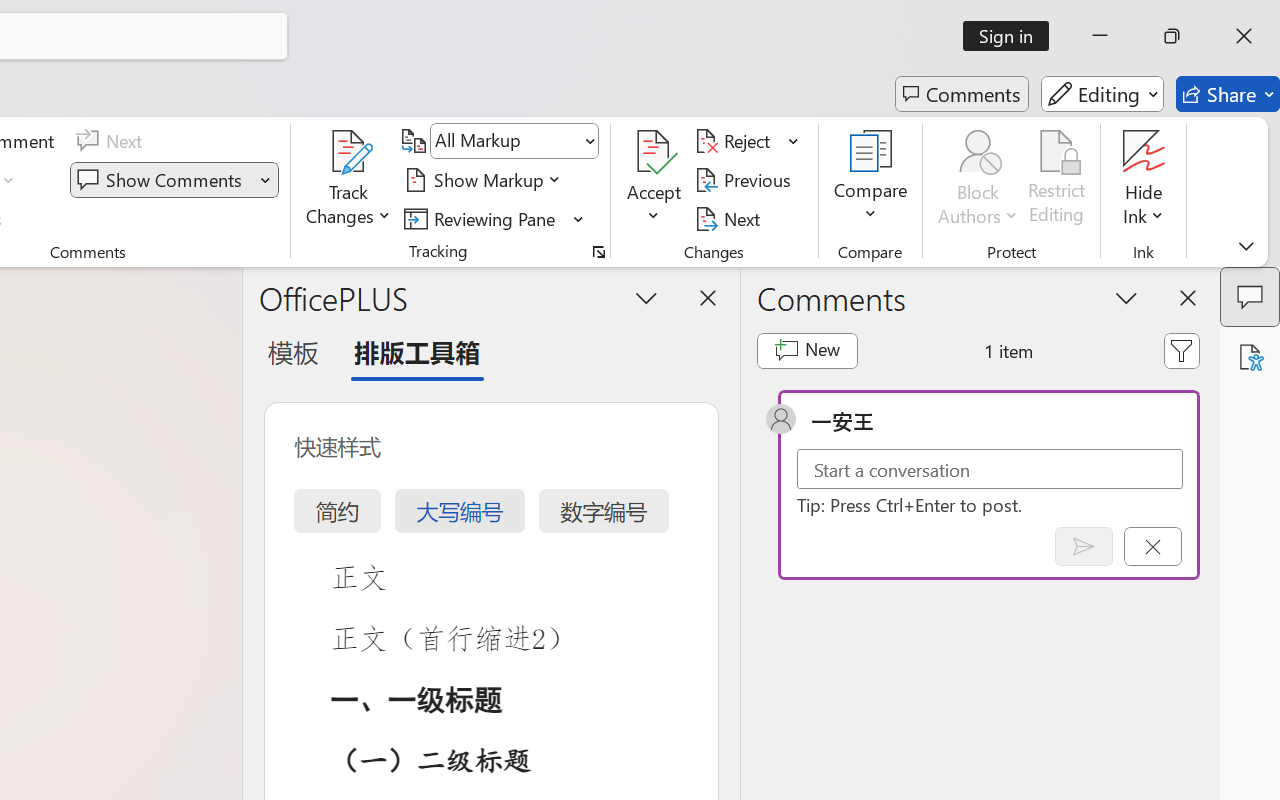  I want to click on 'Restrict Editing', so click(1056, 179).